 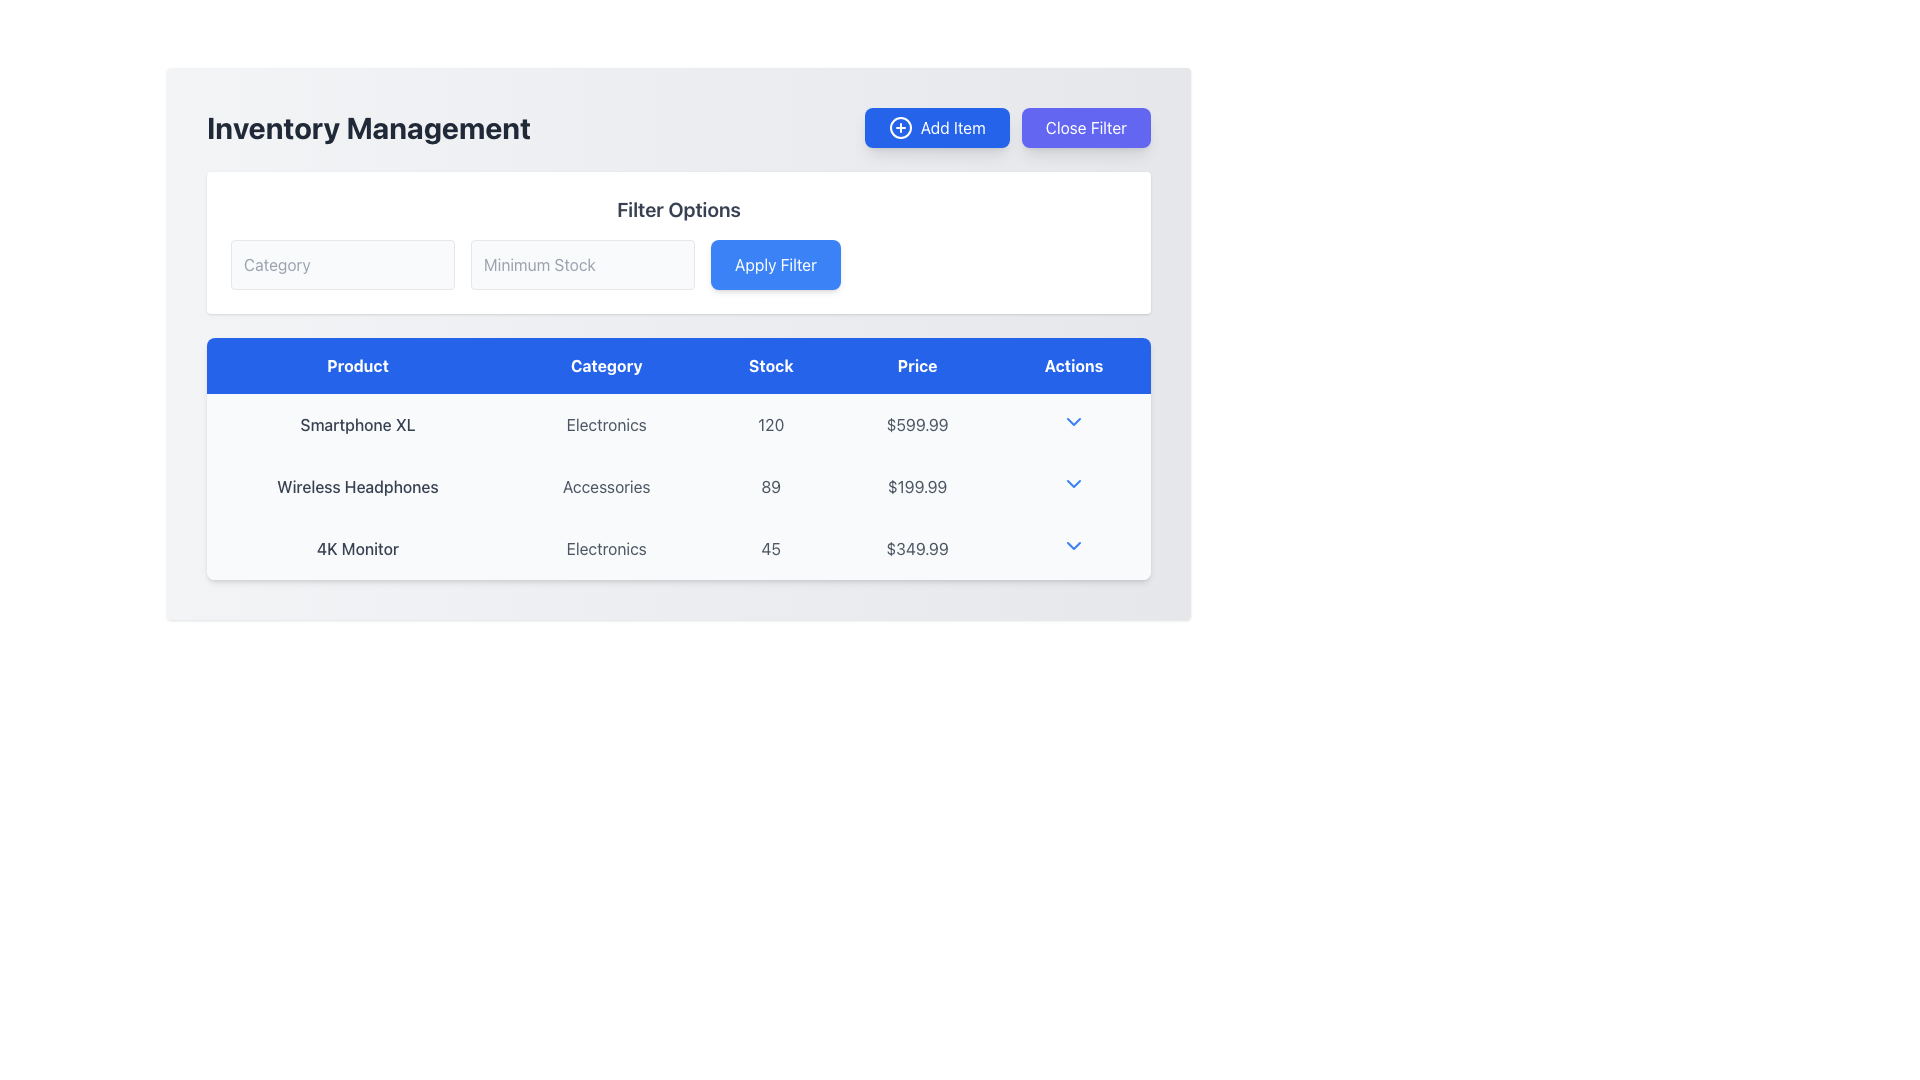 I want to click on the circular blue icon with a '+' symbol in the center, located, so click(x=899, y=127).